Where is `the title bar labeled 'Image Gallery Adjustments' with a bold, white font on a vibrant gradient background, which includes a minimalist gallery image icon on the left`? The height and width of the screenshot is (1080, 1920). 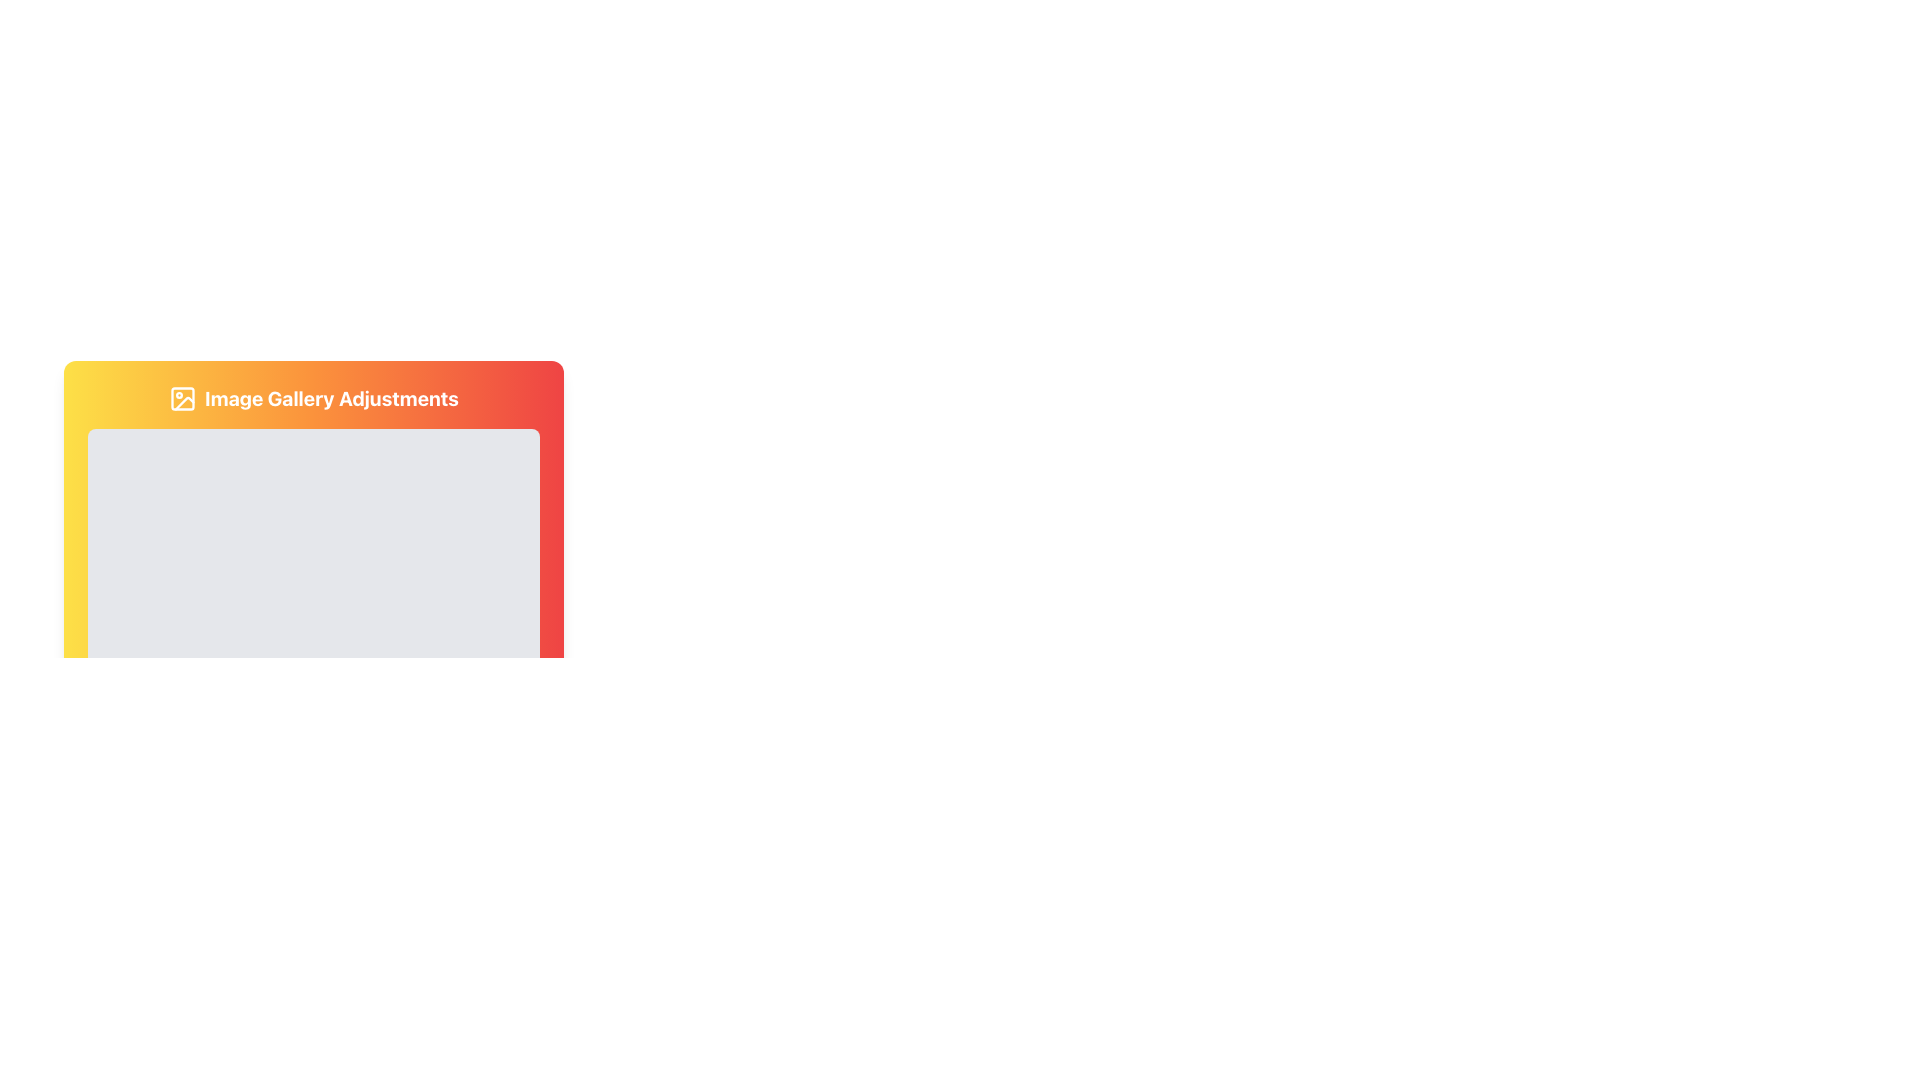
the title bar labeled 'Image Gallery Adjustments' with a bold, white font on a vibrant gradient background, which includes a minimalist gallery image icon on the left is located at coordinates (312, 398).